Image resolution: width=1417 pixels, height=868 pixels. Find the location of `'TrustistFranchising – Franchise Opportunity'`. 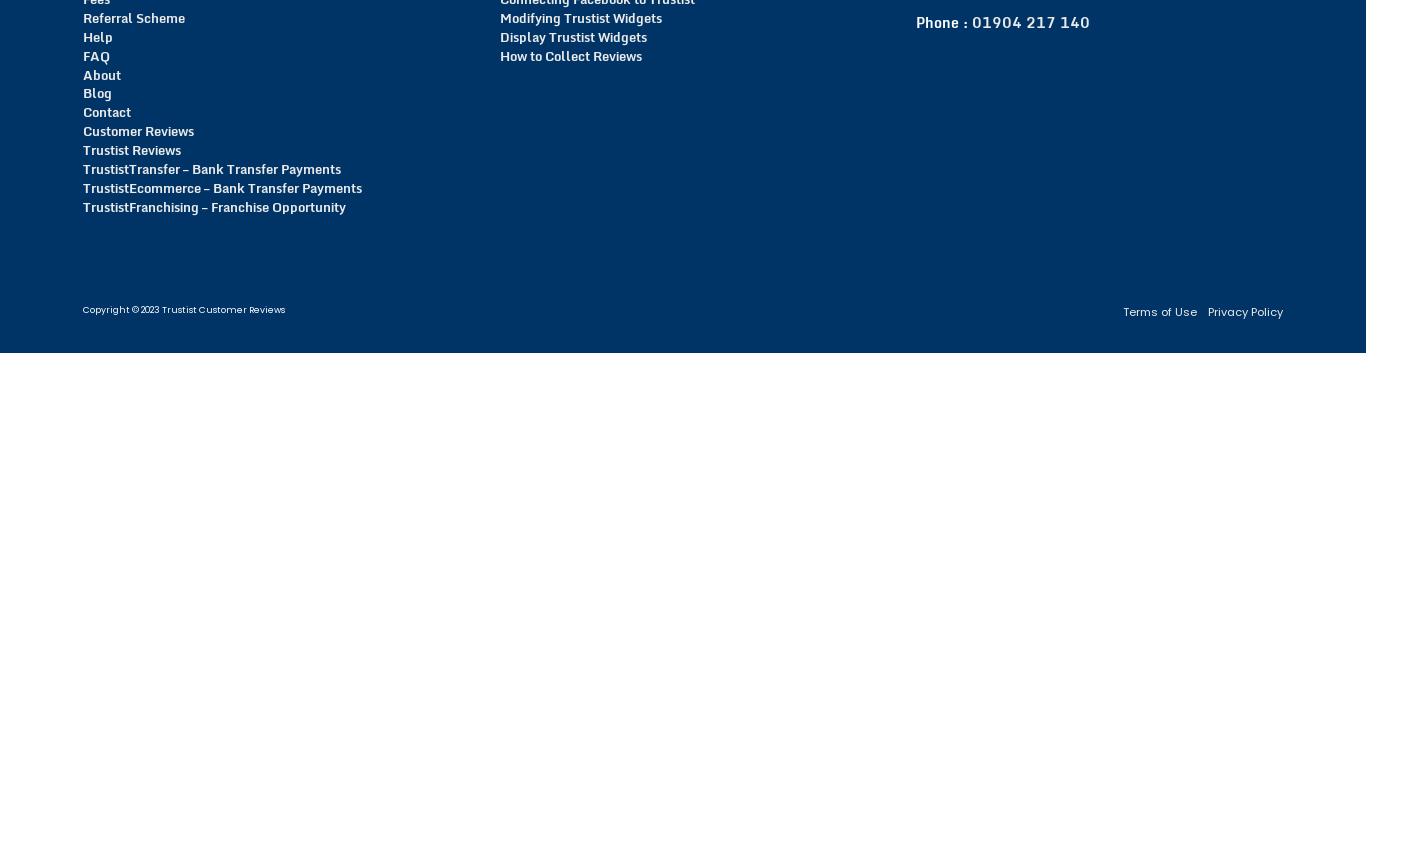

'TrustistFranchising – Franchise Opportunity' is located at coordinates (82, 205).